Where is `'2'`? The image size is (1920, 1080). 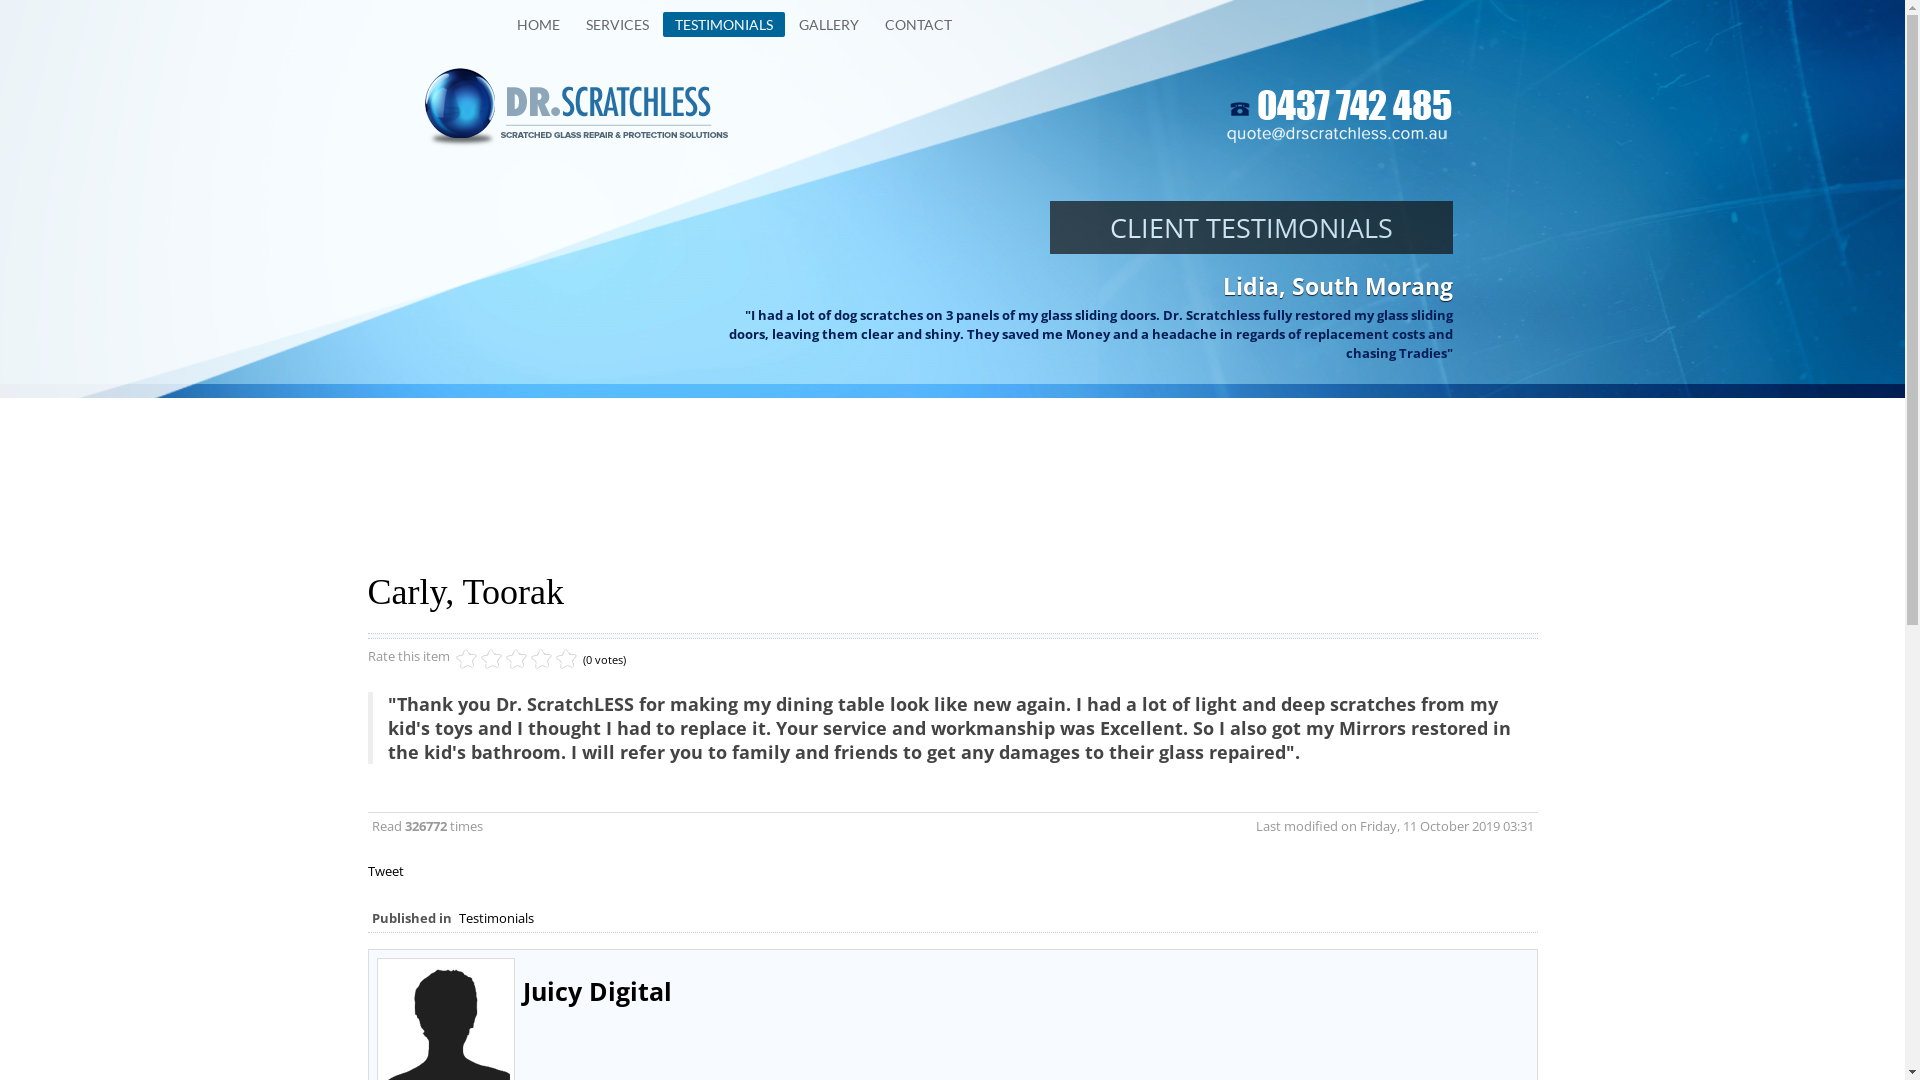 '2' is located at coordinates (478, 659).